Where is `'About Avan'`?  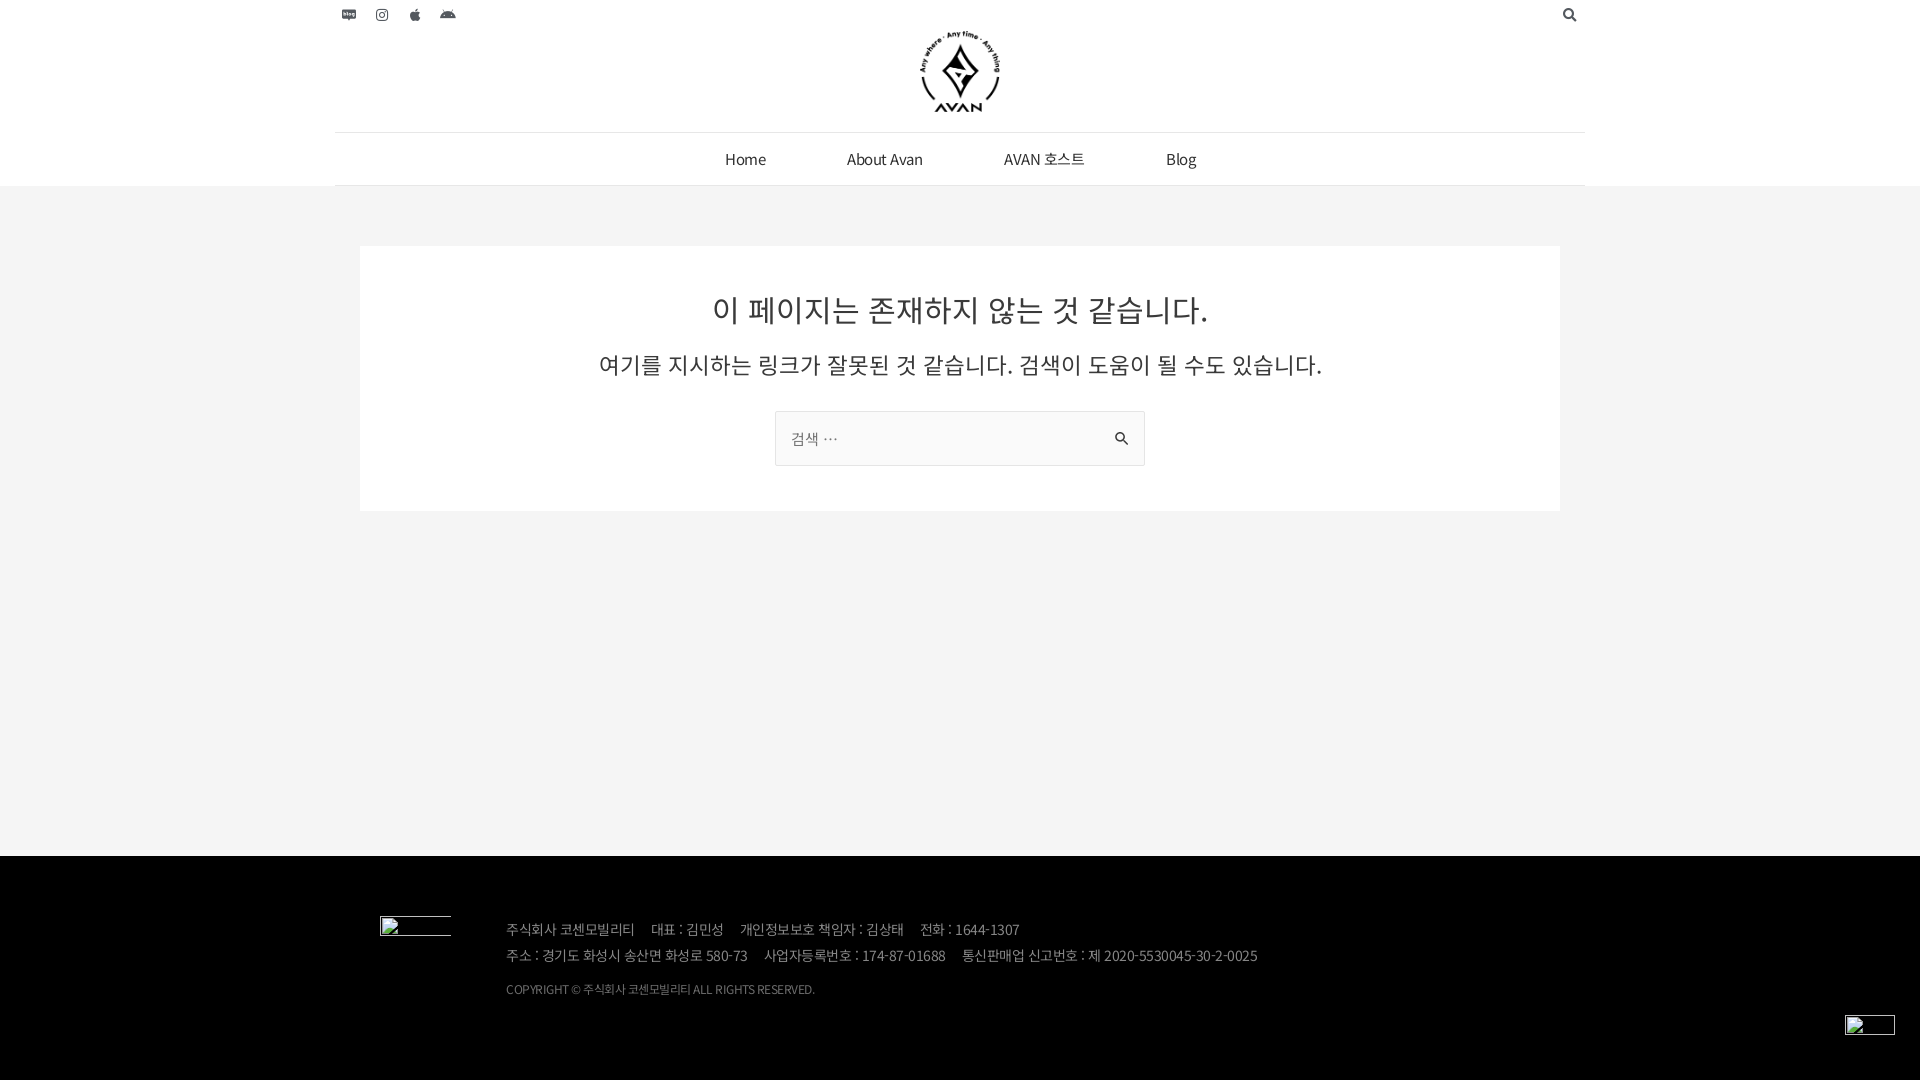
'About Avan' is located at coordinates (883, 157).